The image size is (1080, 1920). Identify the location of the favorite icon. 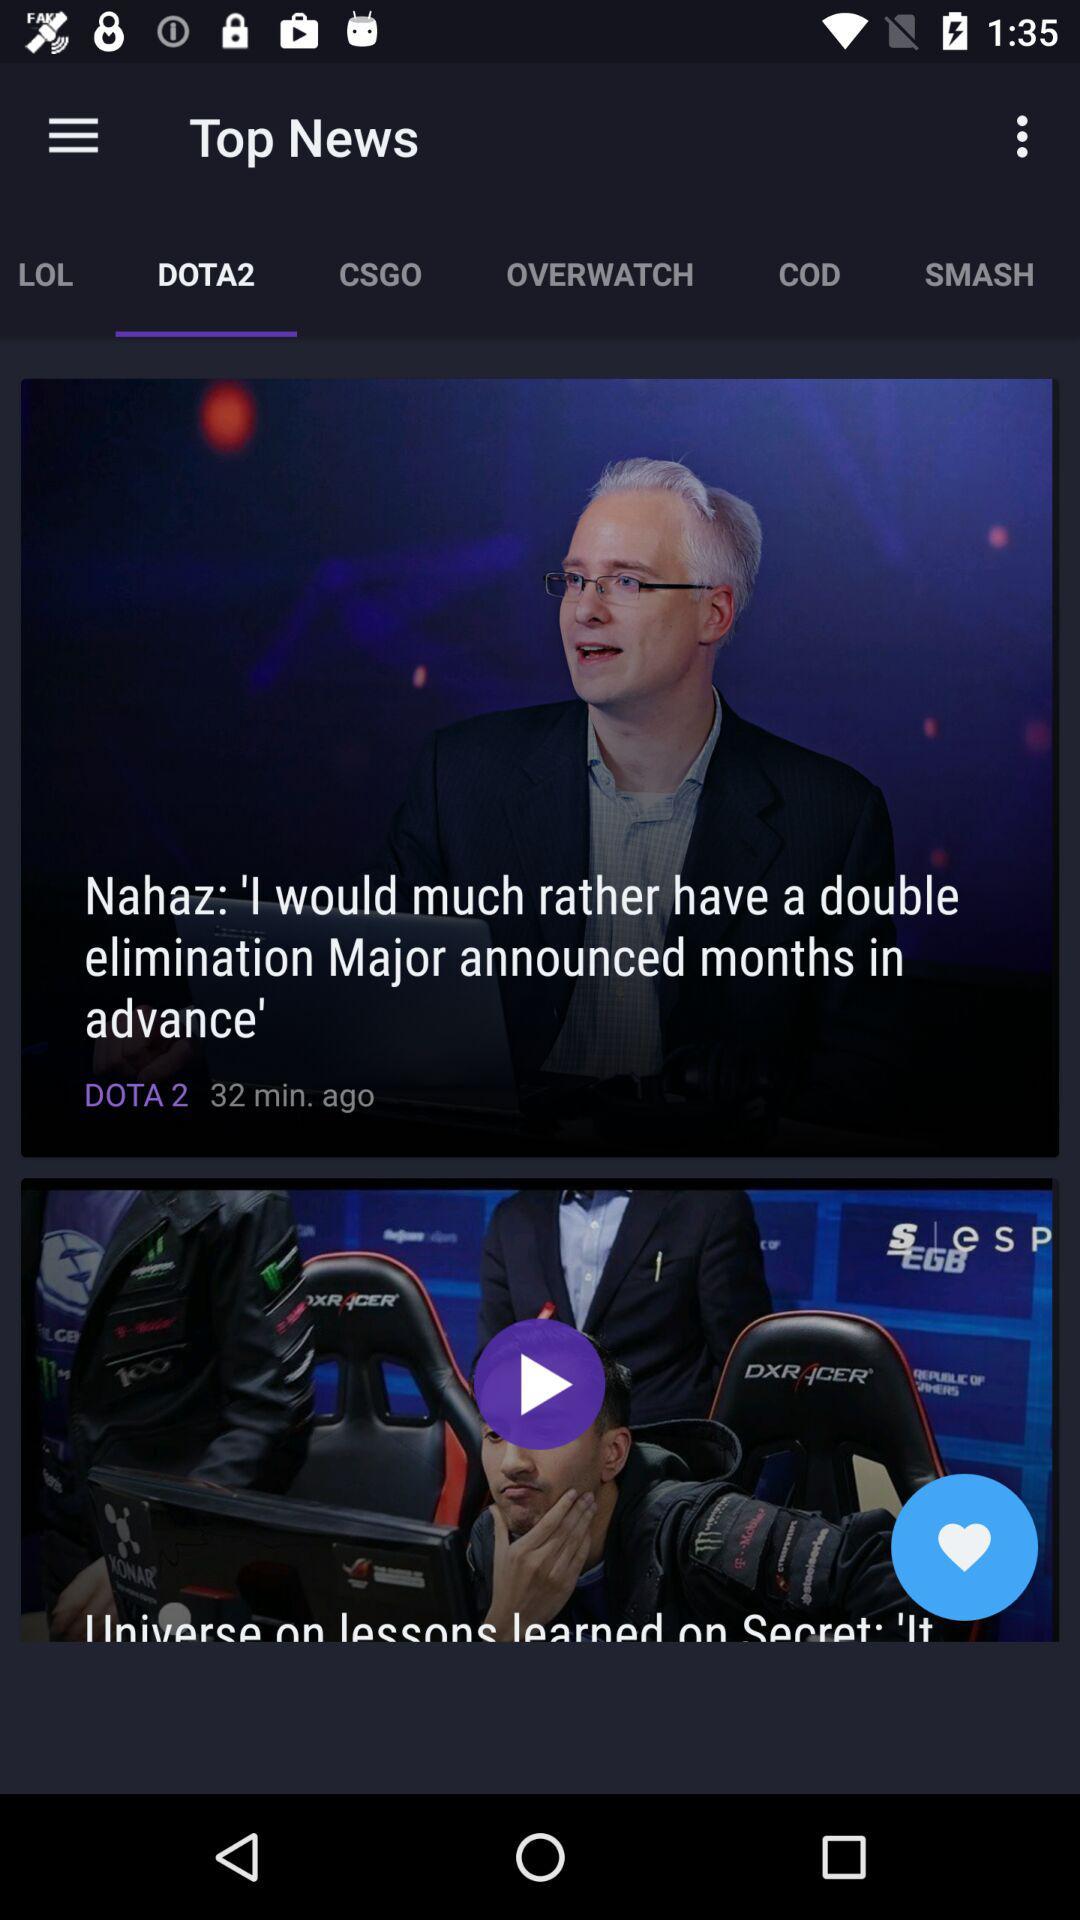
(963, 1546).